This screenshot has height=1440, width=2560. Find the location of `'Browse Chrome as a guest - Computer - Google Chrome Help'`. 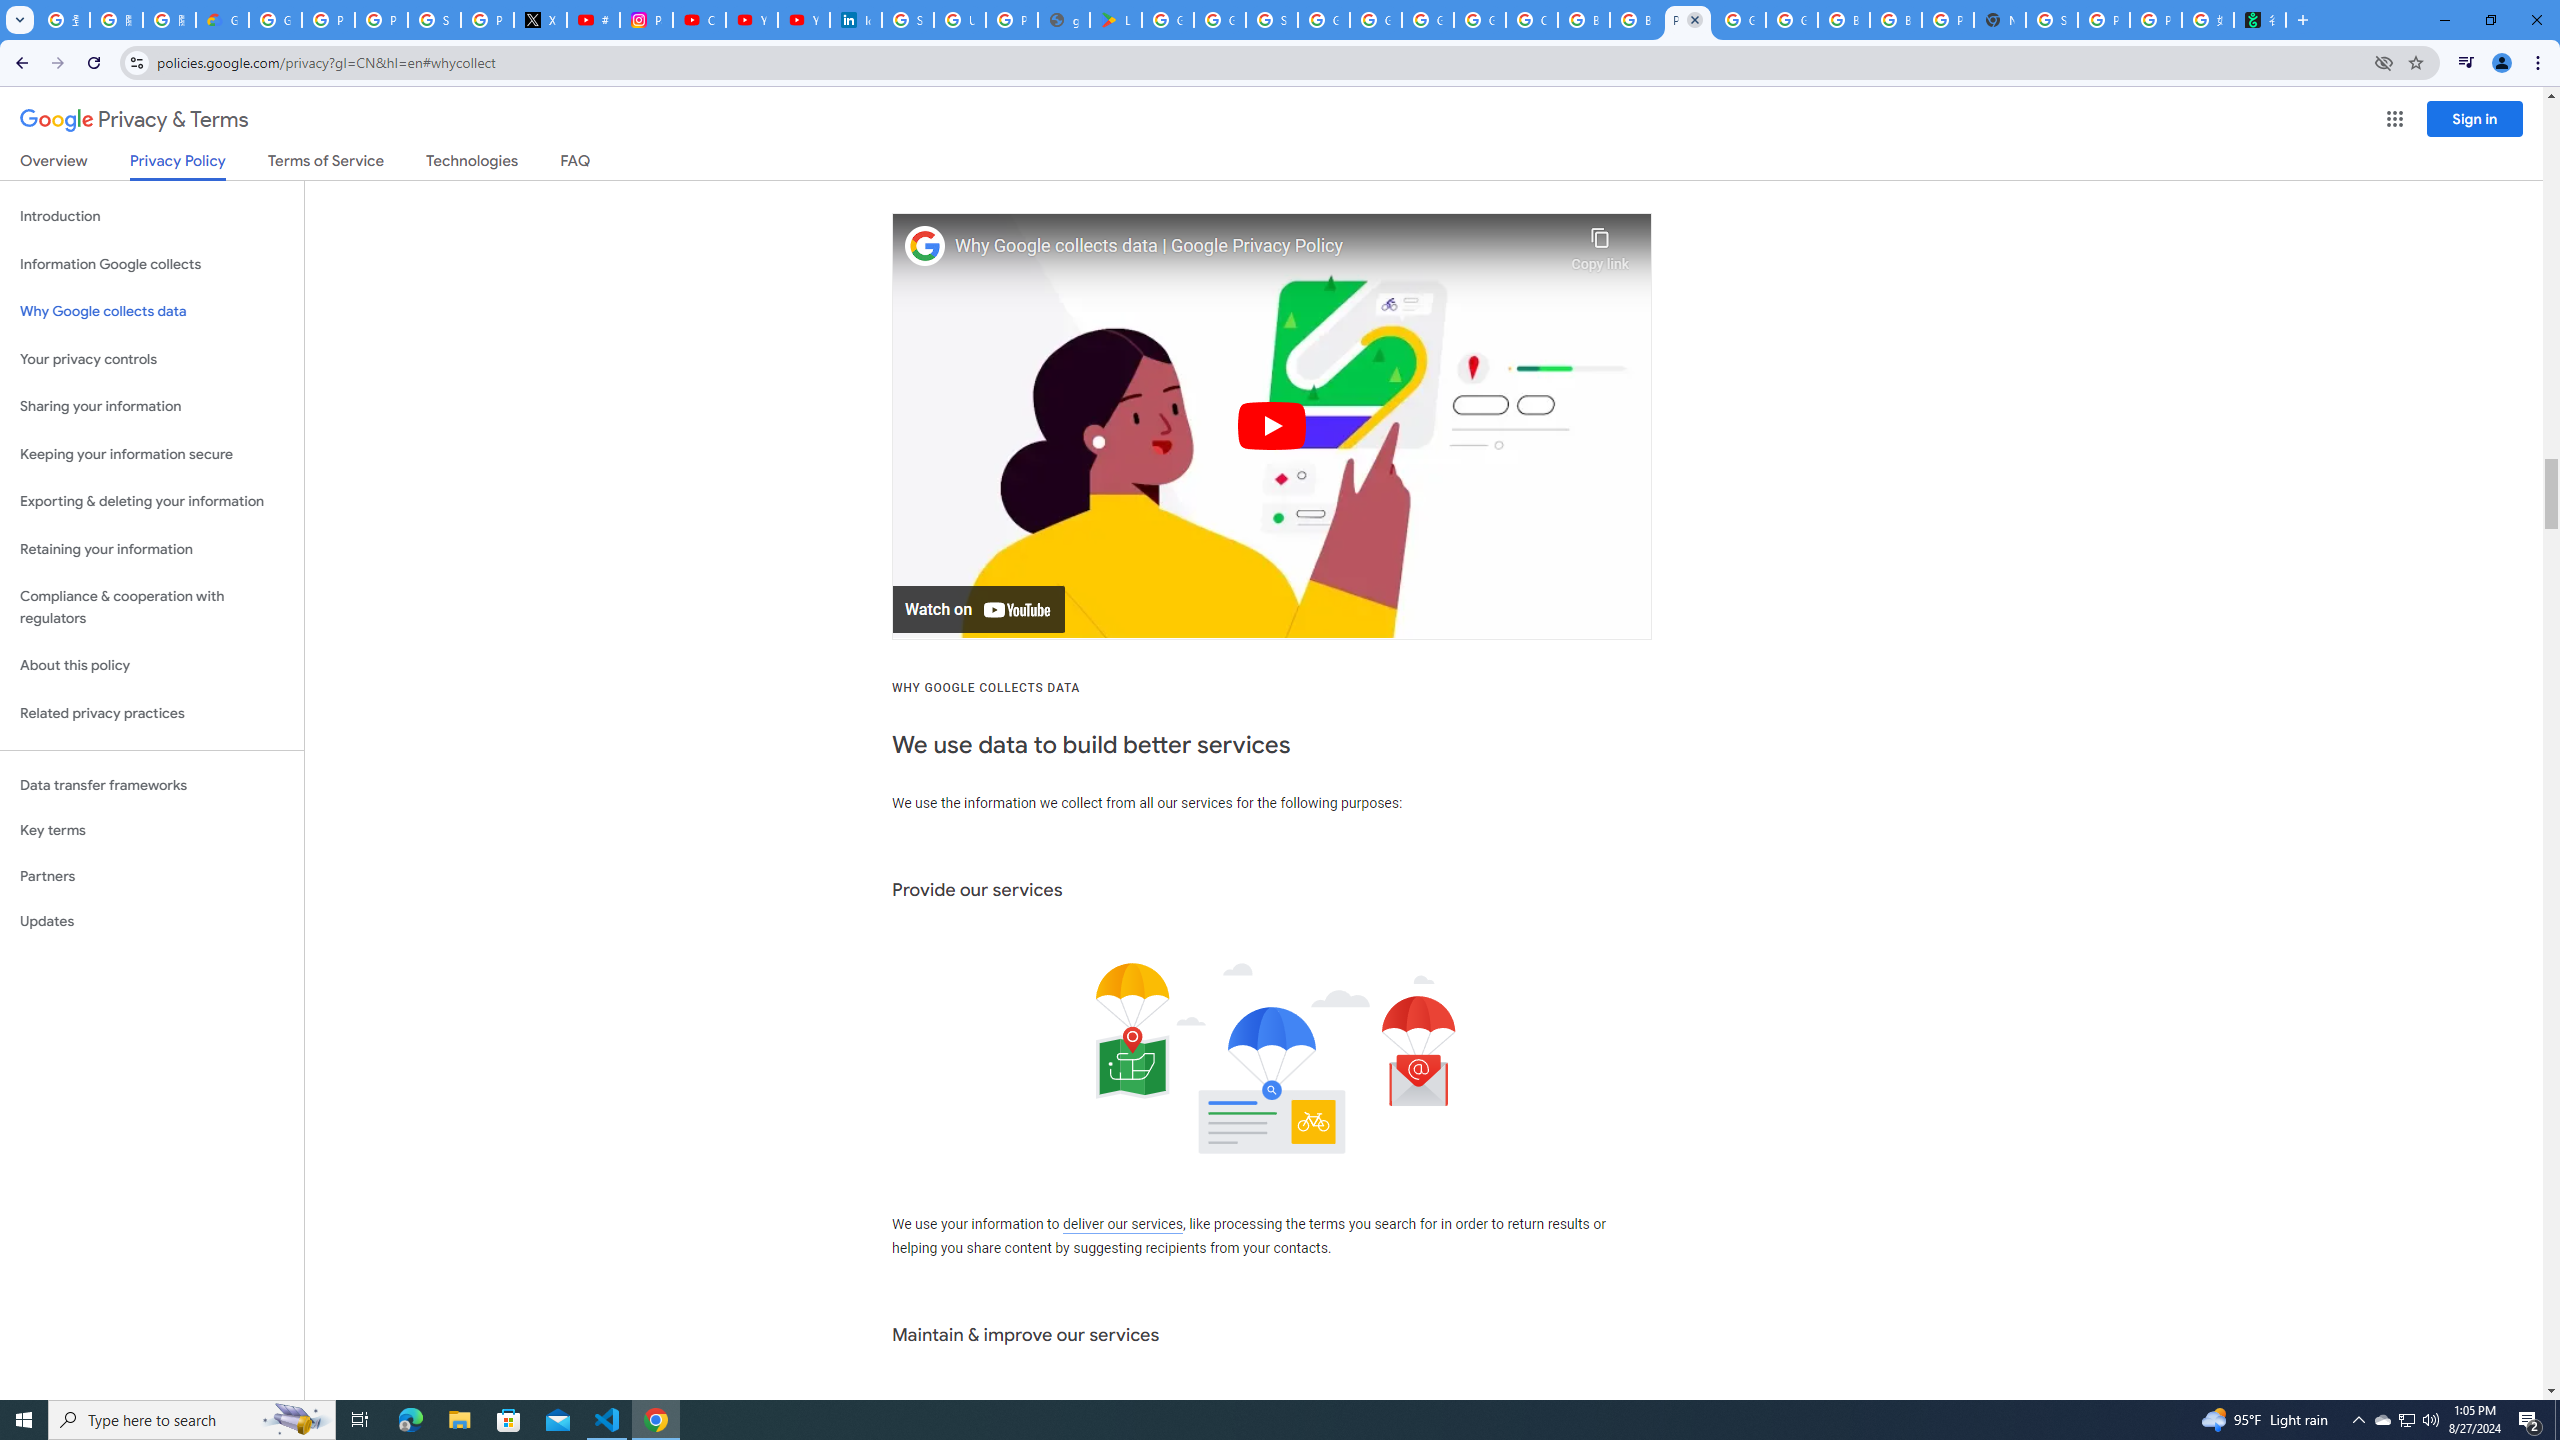

'Browse Chrome as a guest - Computer - Google Chrome Help' is located at coordinates (1895, 19).